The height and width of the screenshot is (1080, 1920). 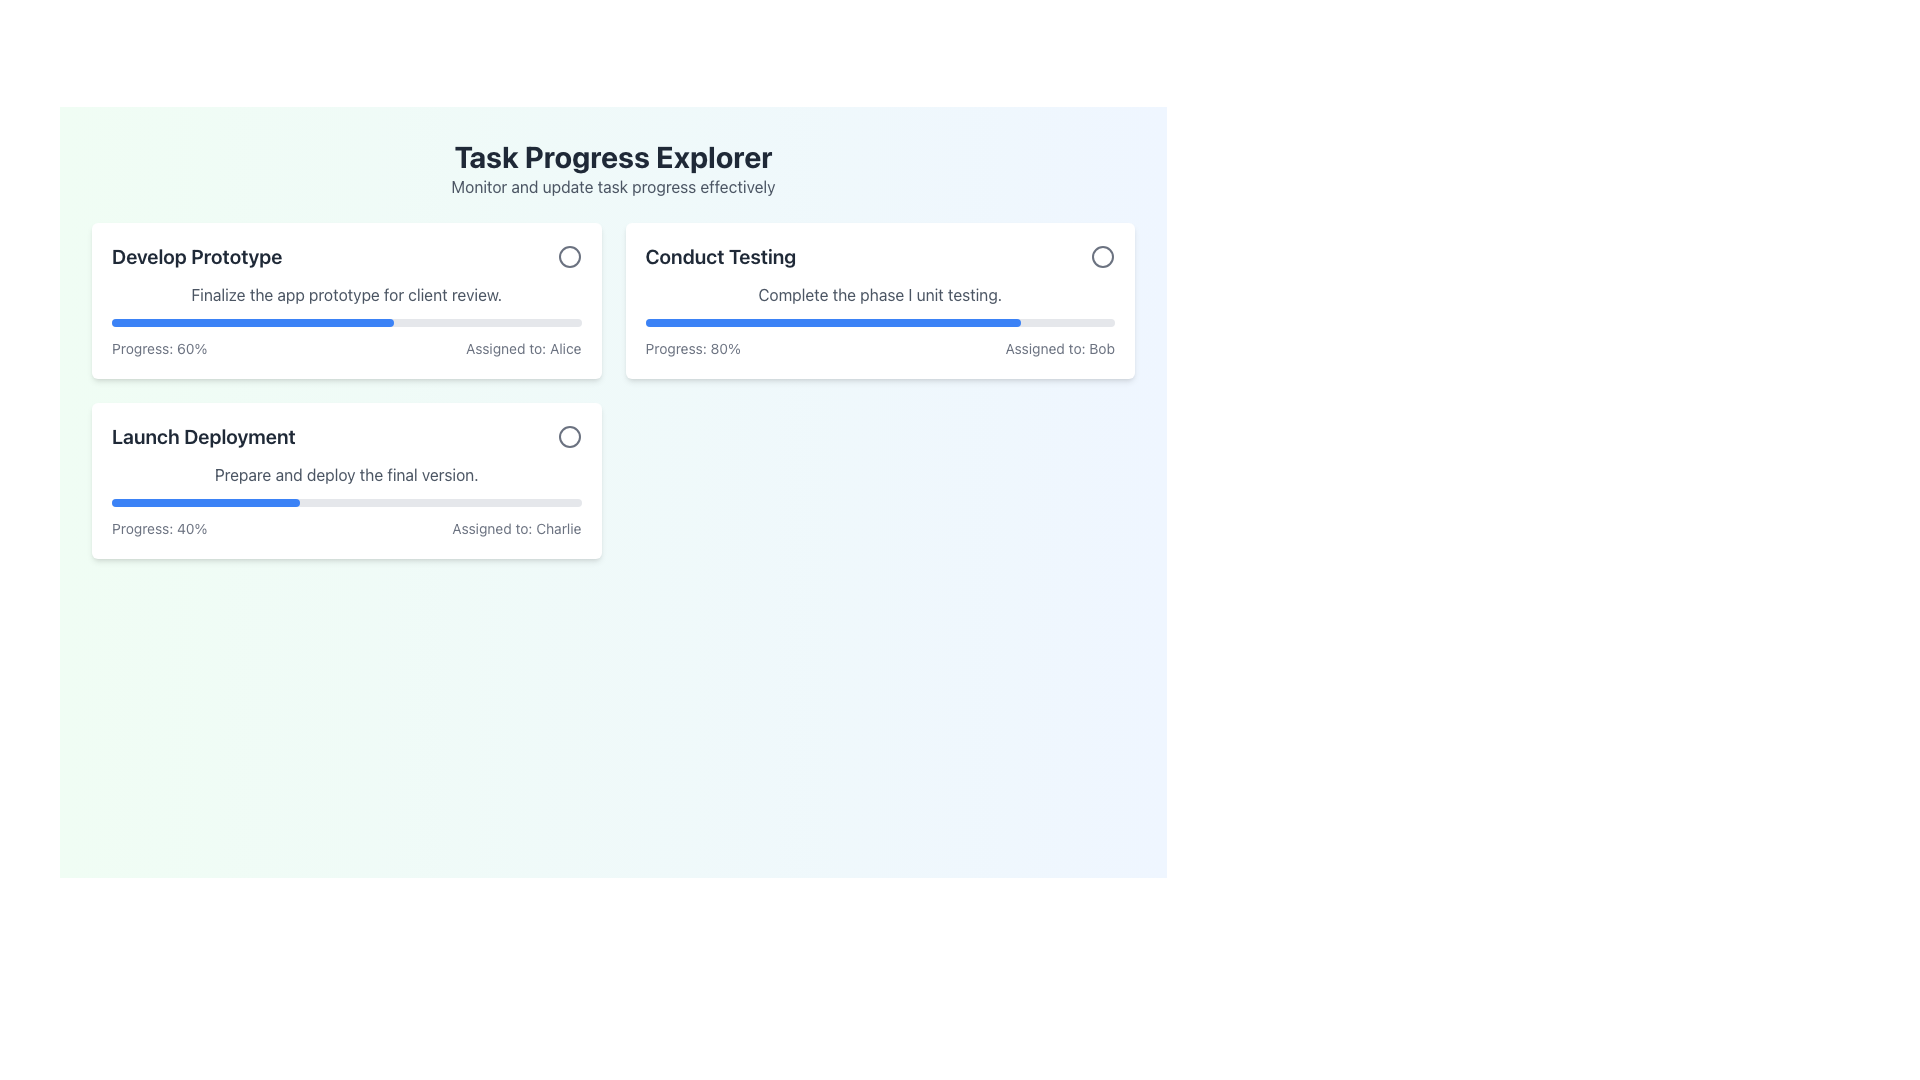 I want to click on header text that orients users to the task progress explorer section, positioned at the top-center of the interface, above the text 'Monitor and update task progress effectively', so click(x=612, y=156).